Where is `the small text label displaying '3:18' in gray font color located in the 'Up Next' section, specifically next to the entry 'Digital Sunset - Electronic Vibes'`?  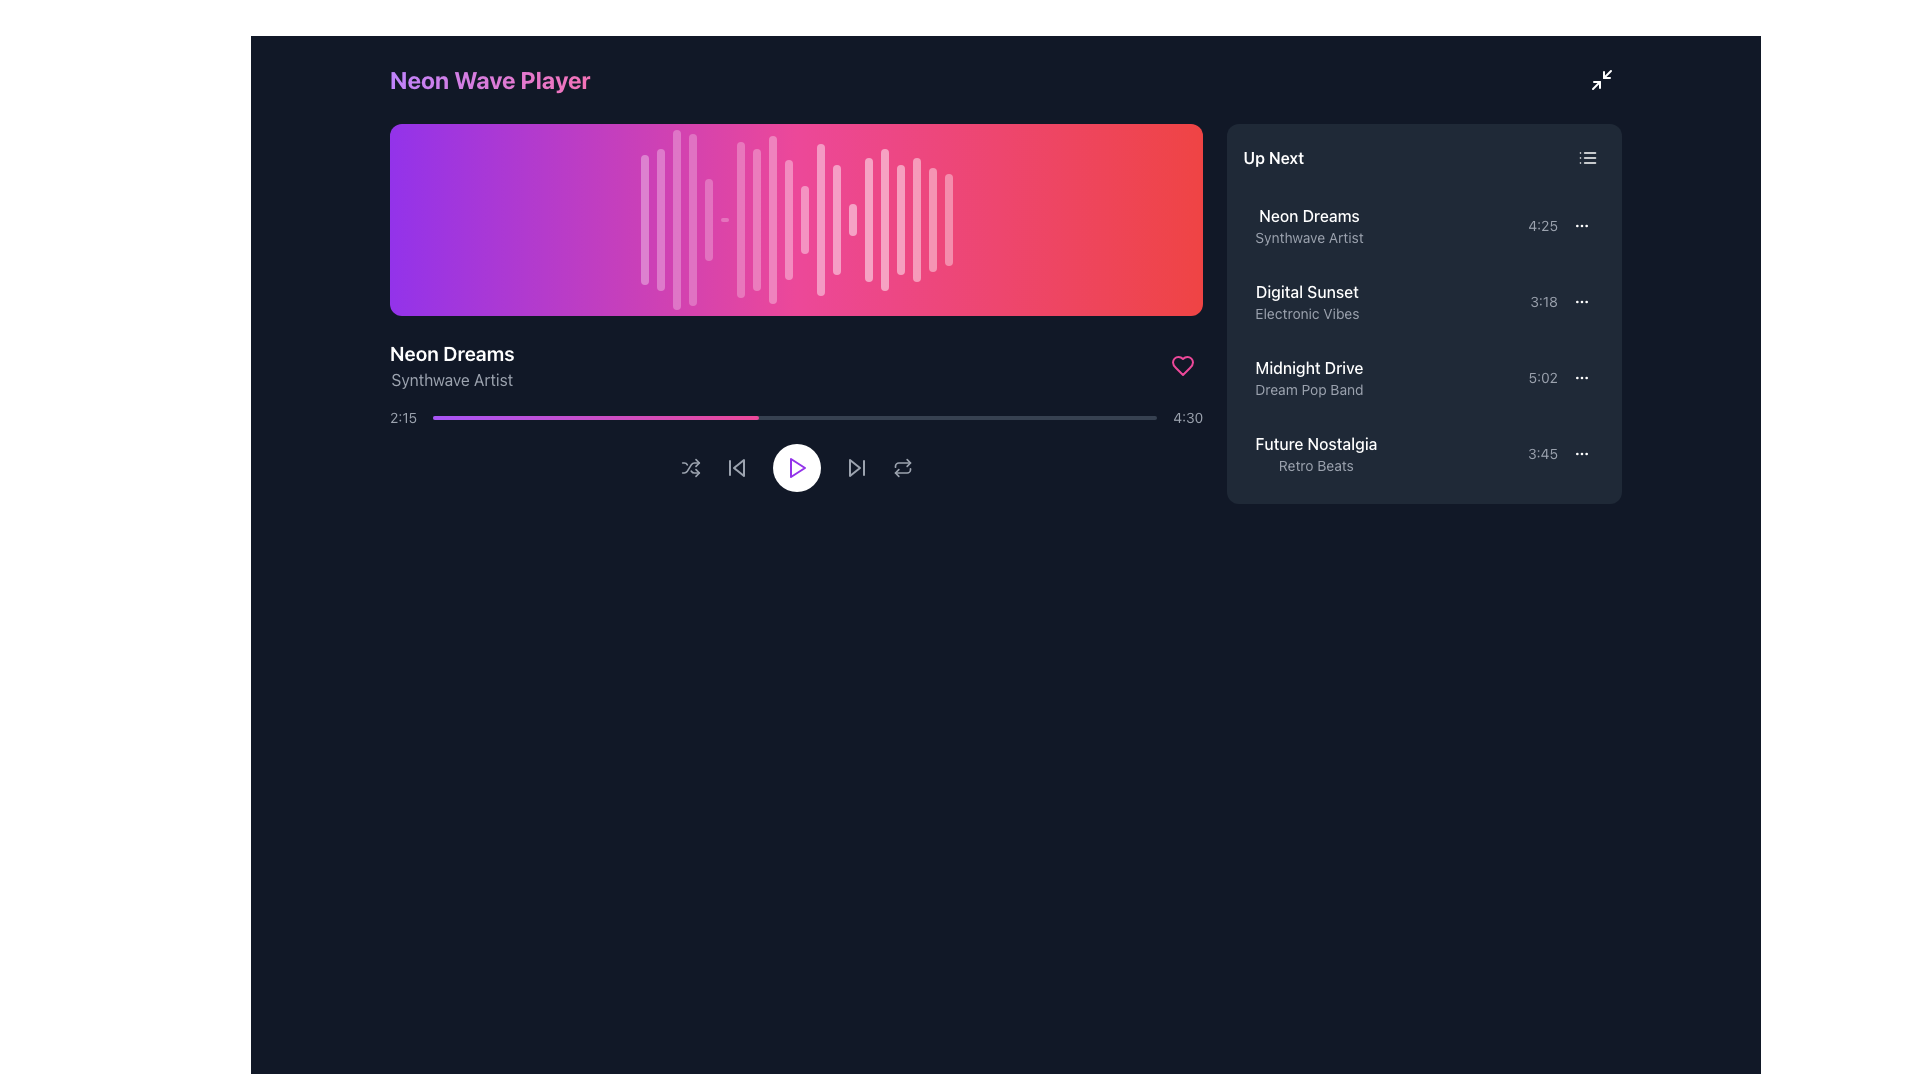 the small text label displaying '3:18' in gray font color located in the 'Up Next' section, specifically next to the entry 'Digital Sunset - Electronic Vibes' is located at coordinates (1543, 301).